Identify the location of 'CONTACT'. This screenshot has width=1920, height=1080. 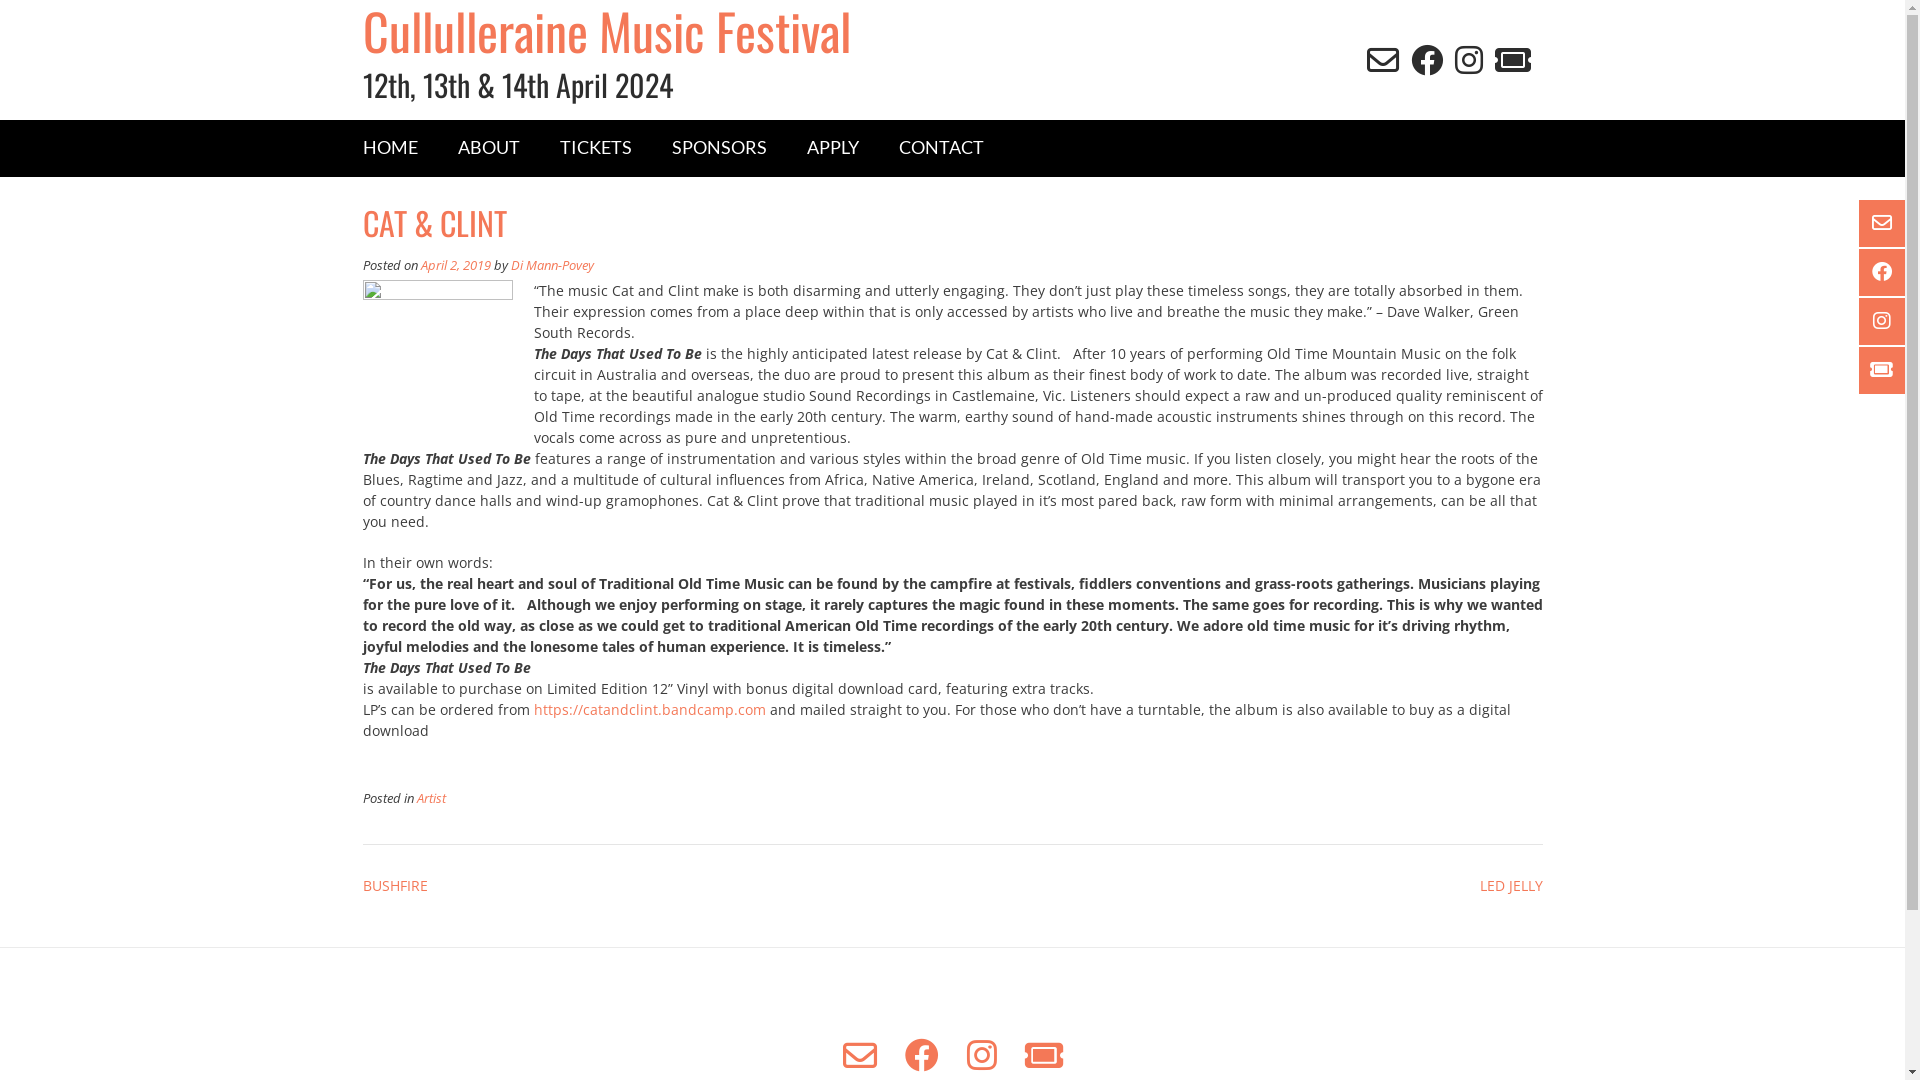
(939, 147).